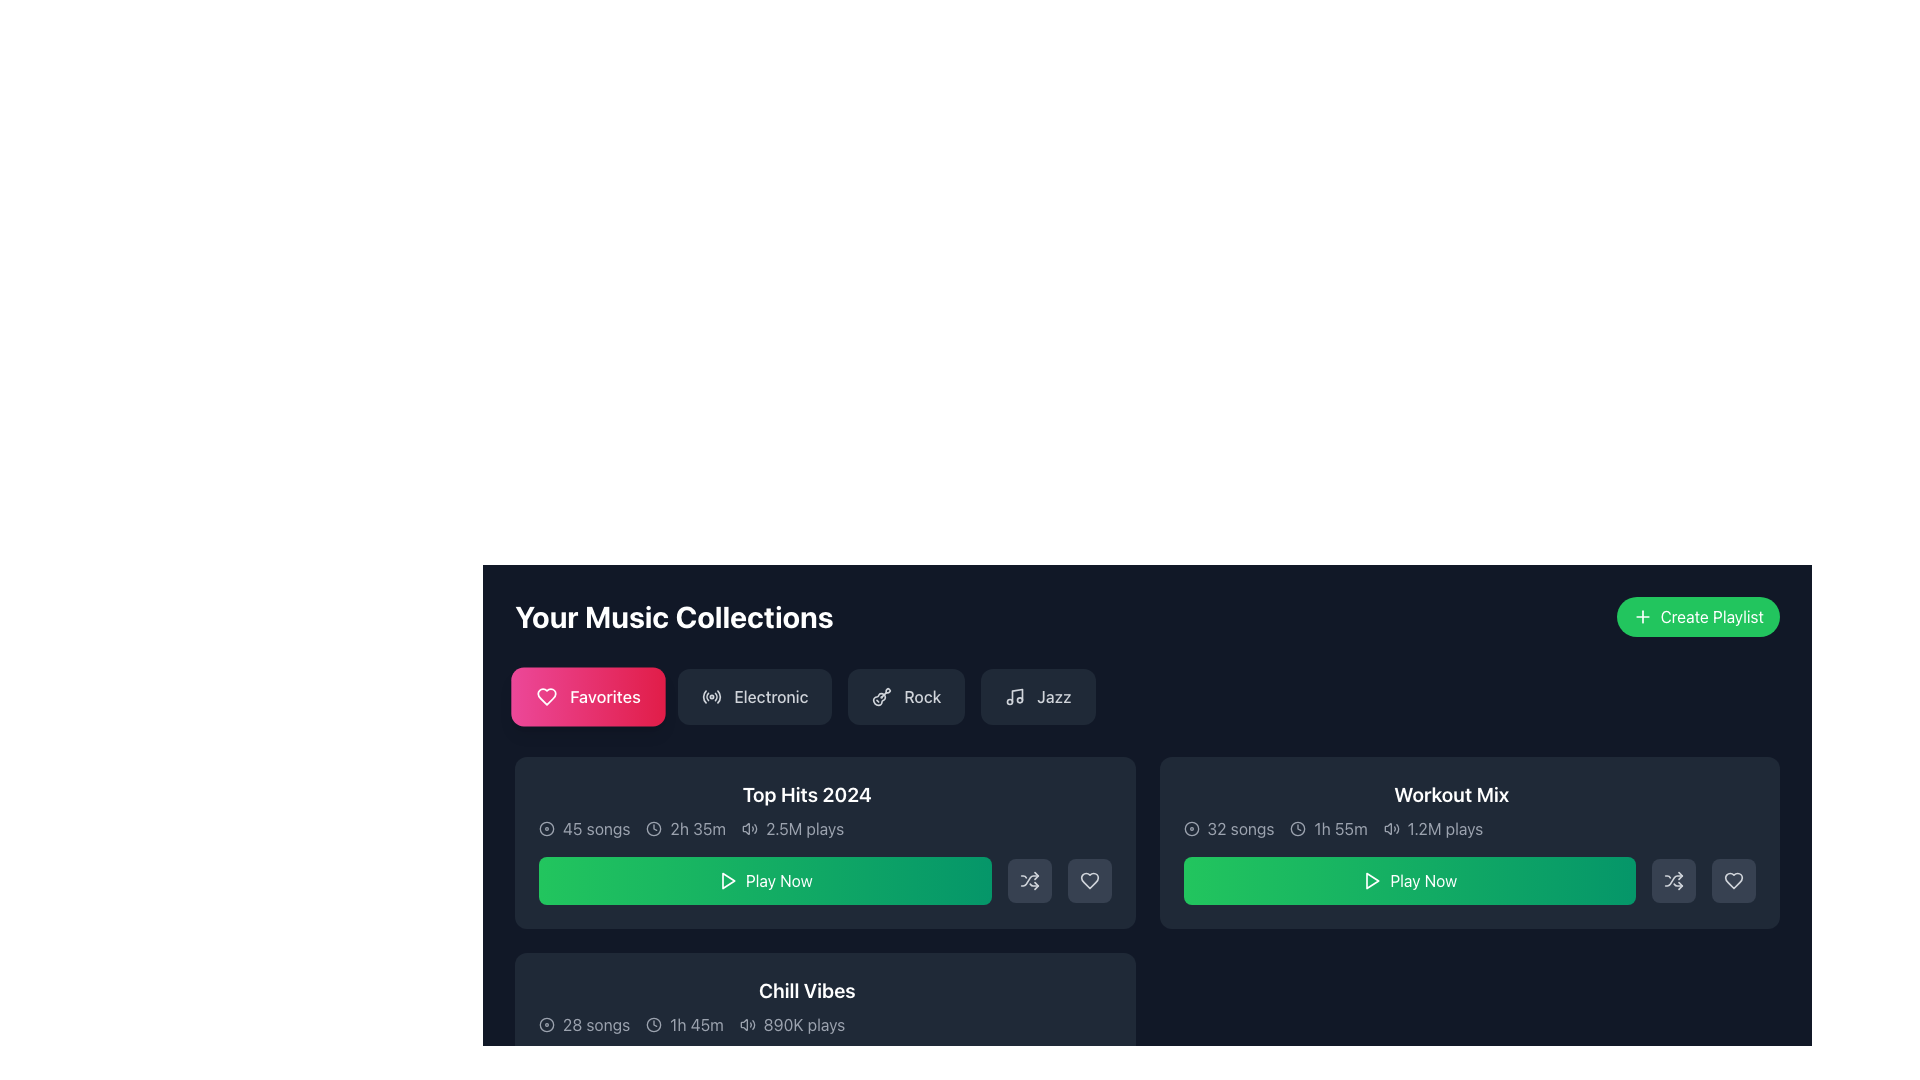 The image size is (1920, 1080). I want to click on the heart-shaped icon with a hollow style located in the center of the 'Favorites' button in the 'Your Music Collections' section, so click(547, 696).